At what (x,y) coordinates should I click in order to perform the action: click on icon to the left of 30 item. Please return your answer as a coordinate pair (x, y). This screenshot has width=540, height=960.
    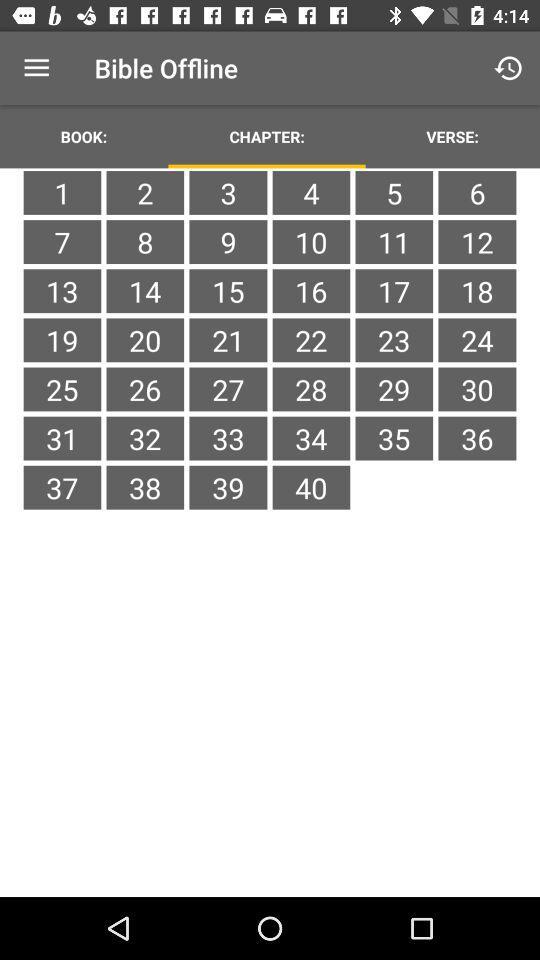
    Looking at the image, I should click on (394, 438).